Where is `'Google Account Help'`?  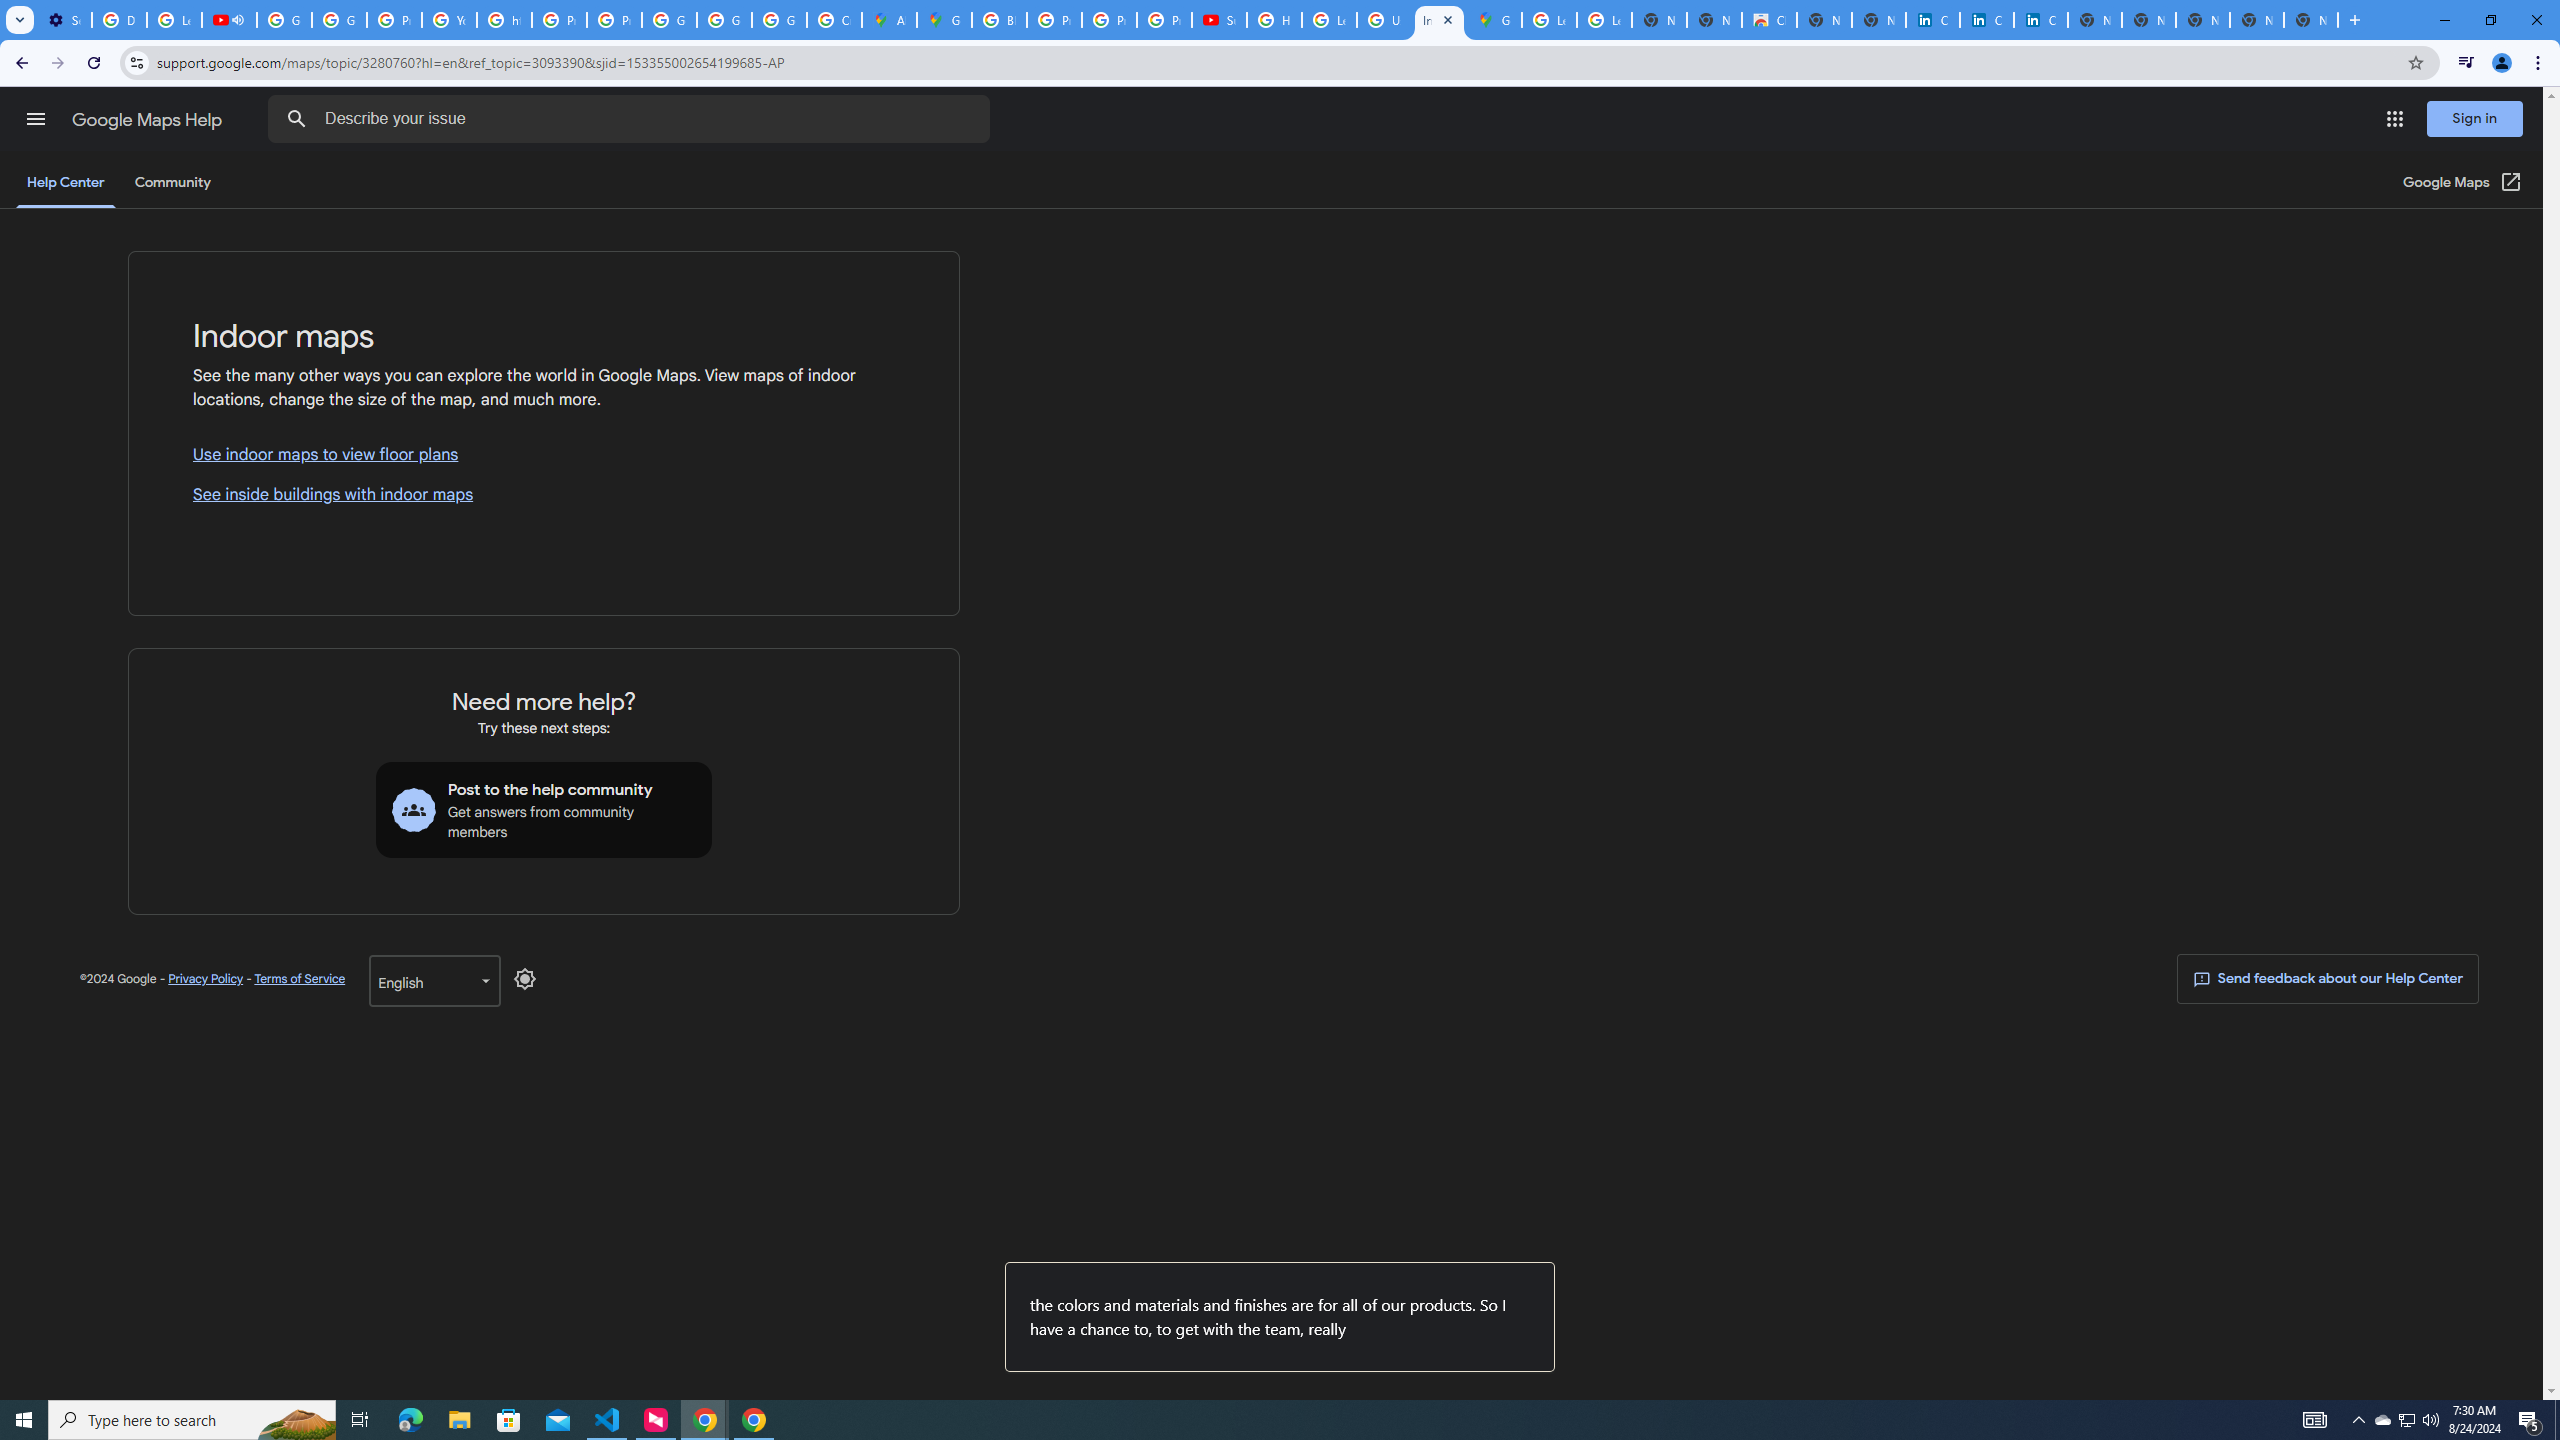
'Google Account Help' is located at coordinates (284, 19).